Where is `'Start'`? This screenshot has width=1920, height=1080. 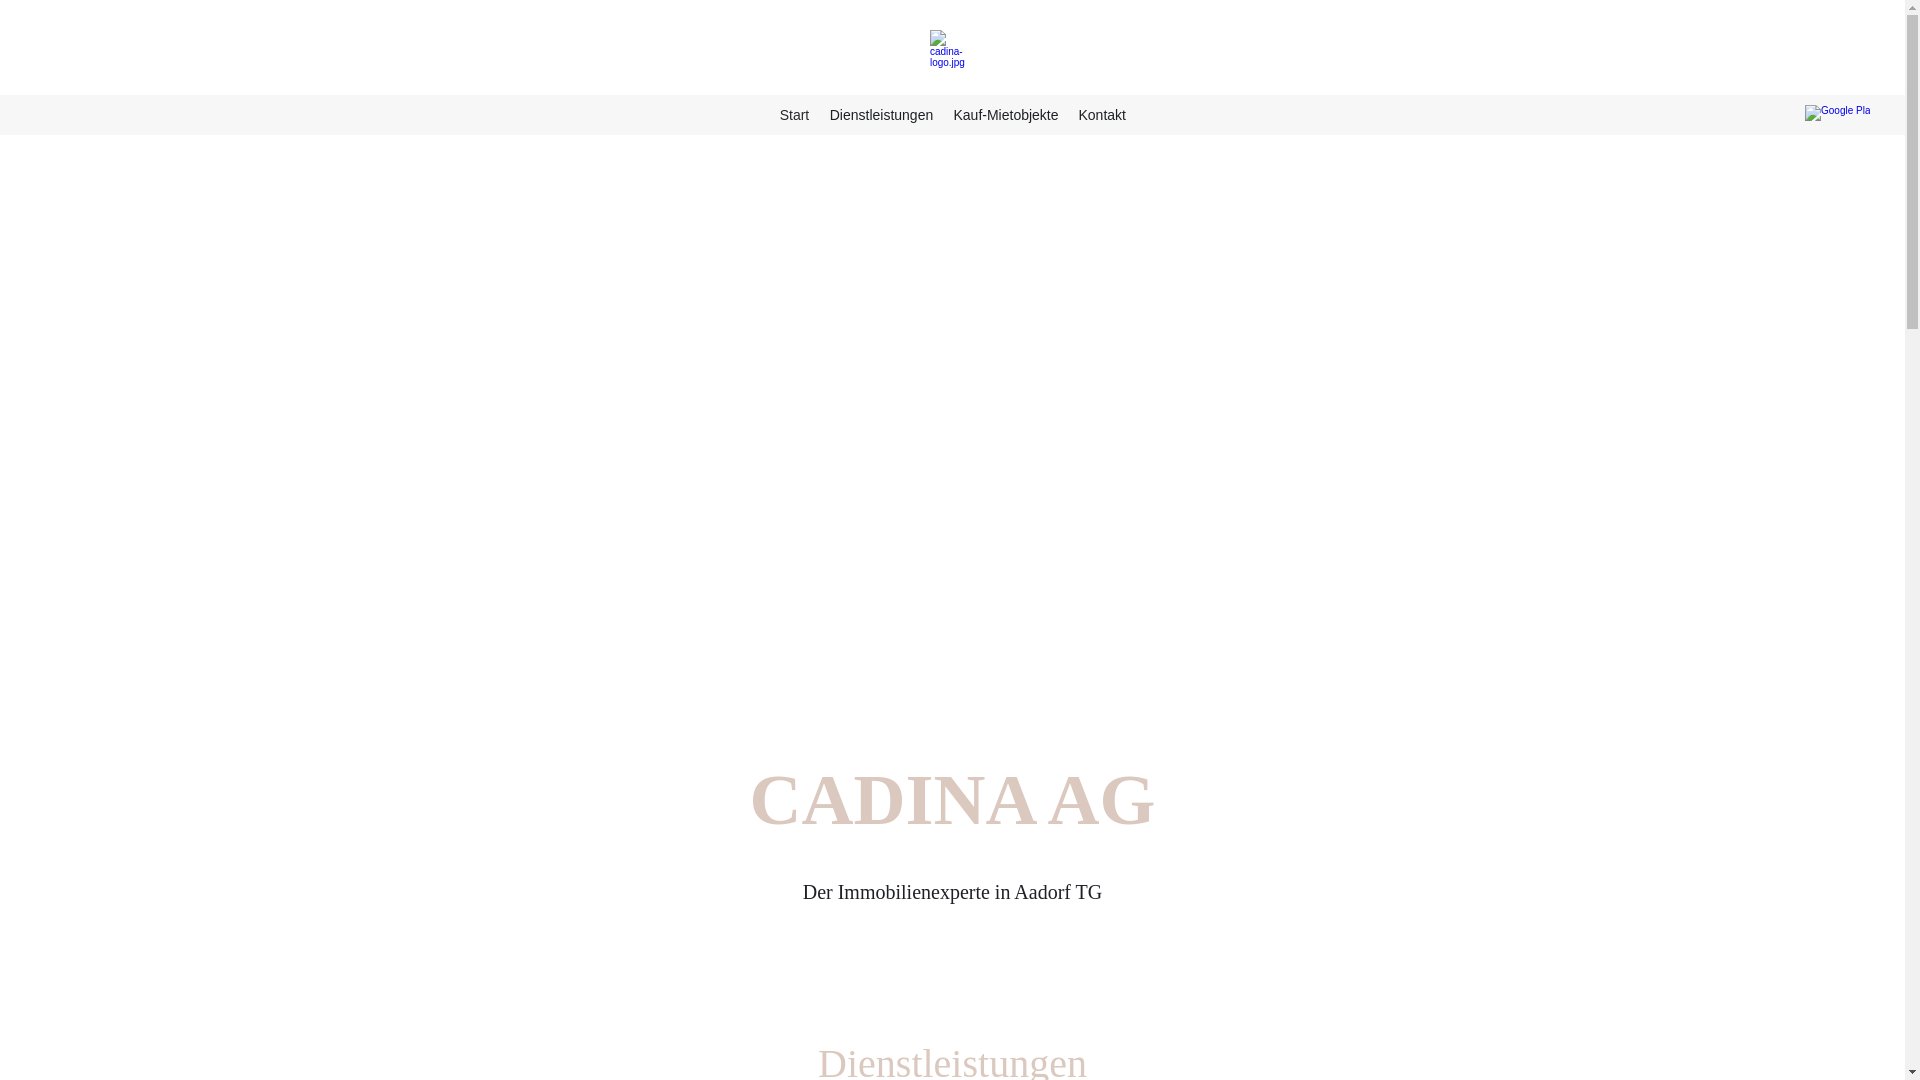
'Start' is located at coordinates (792, 115).